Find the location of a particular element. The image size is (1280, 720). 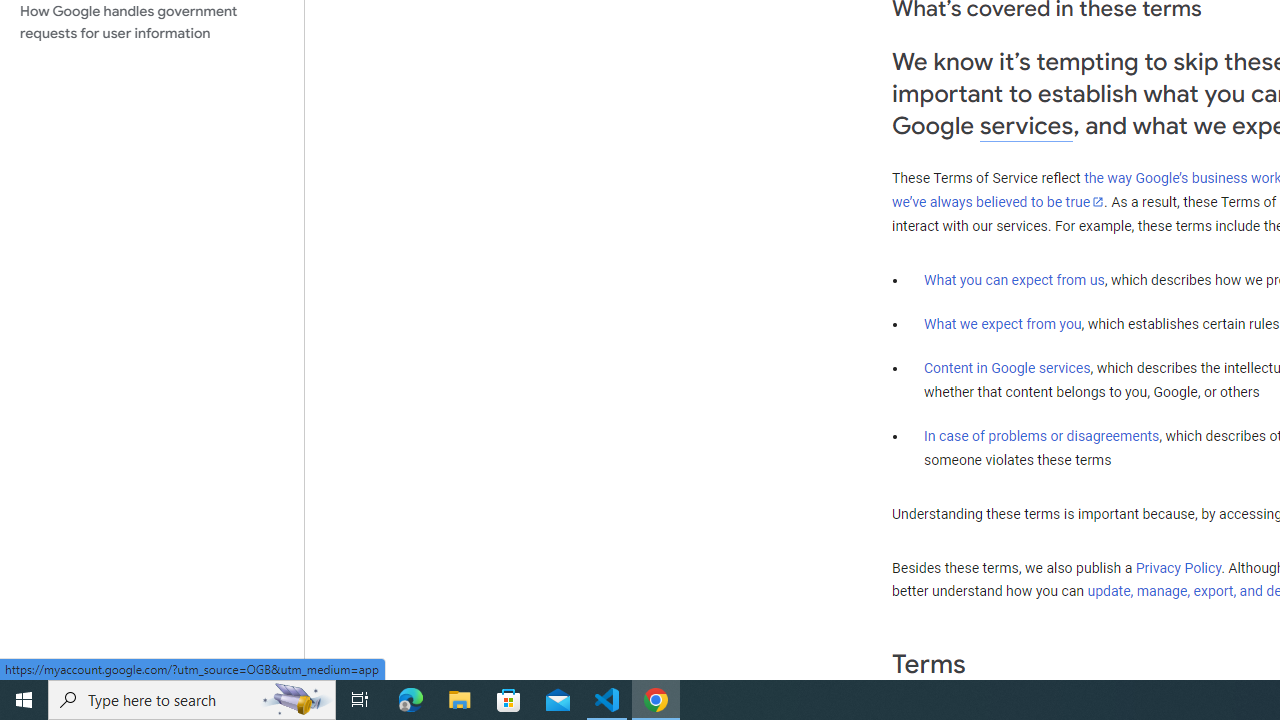

'Privacy Policy' is located at coordinates (1178, 567).